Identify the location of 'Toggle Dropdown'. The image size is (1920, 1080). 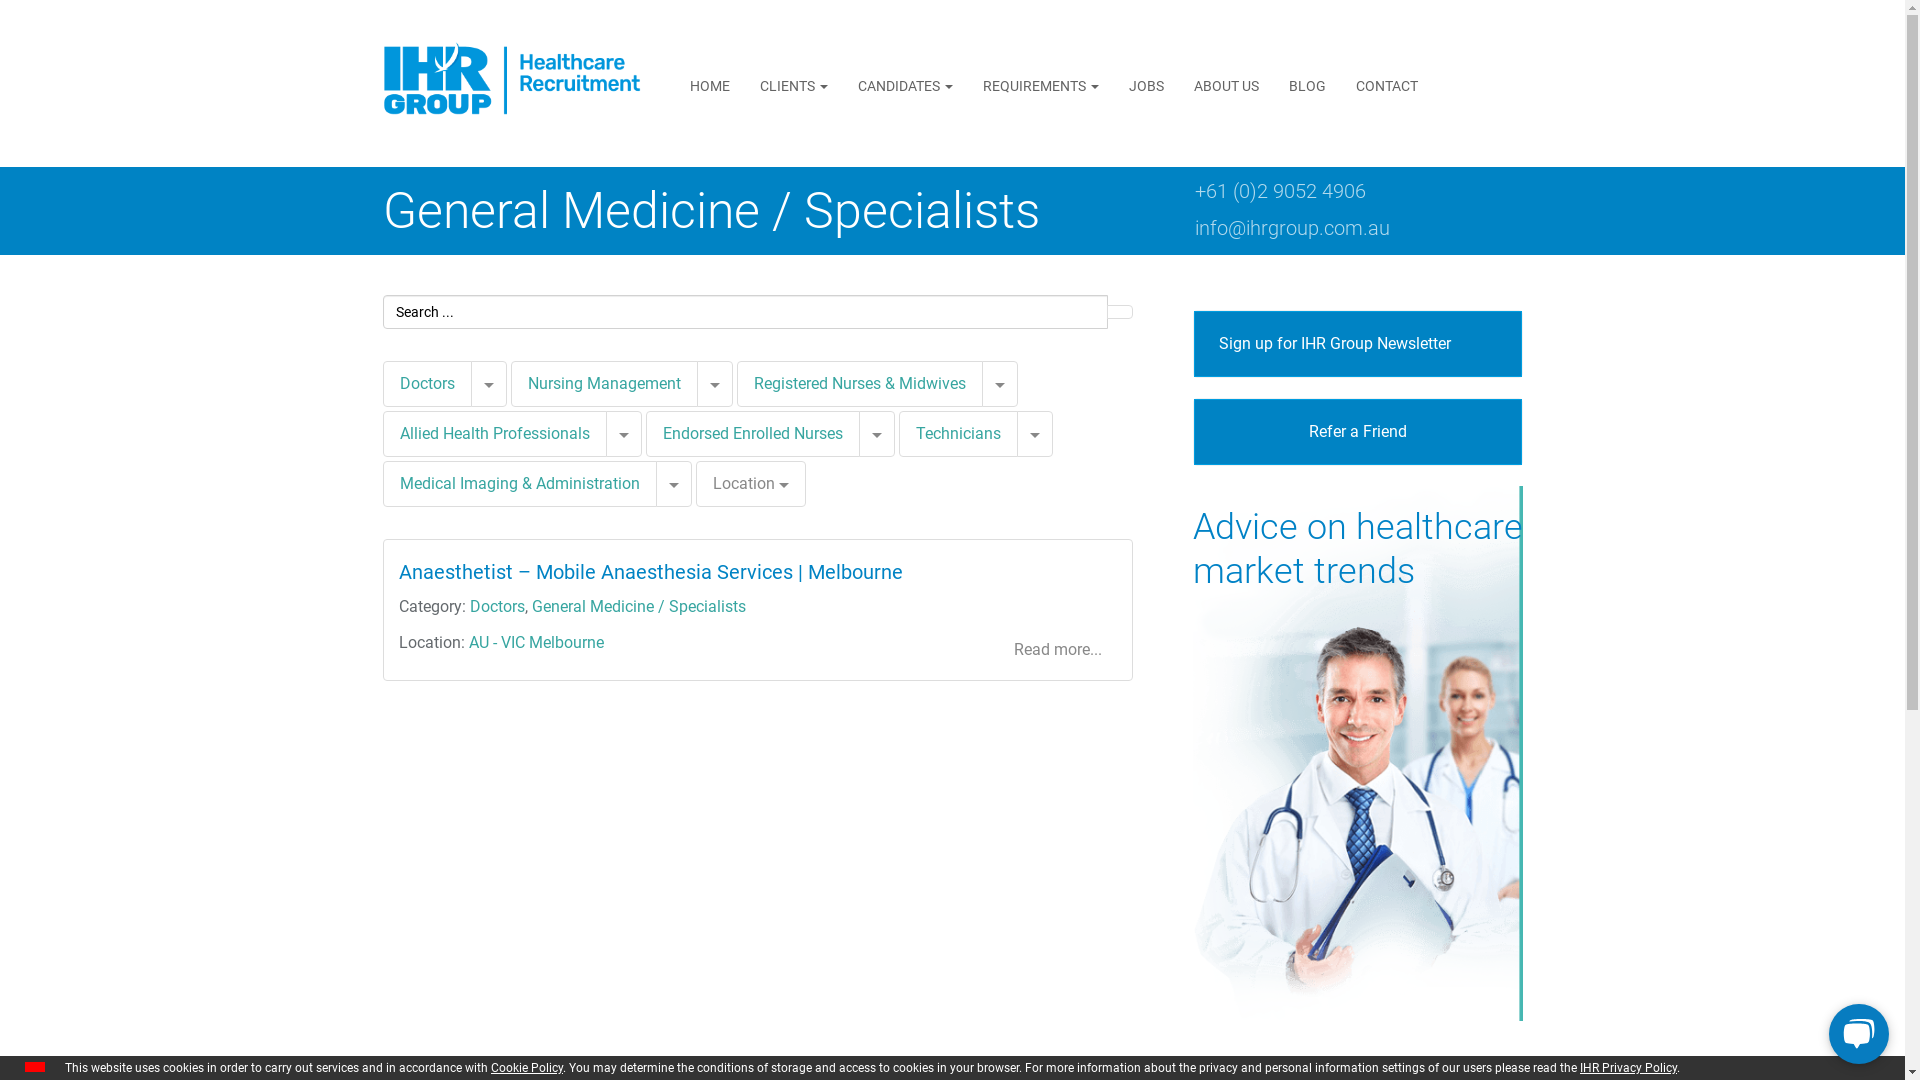
(488, 384).